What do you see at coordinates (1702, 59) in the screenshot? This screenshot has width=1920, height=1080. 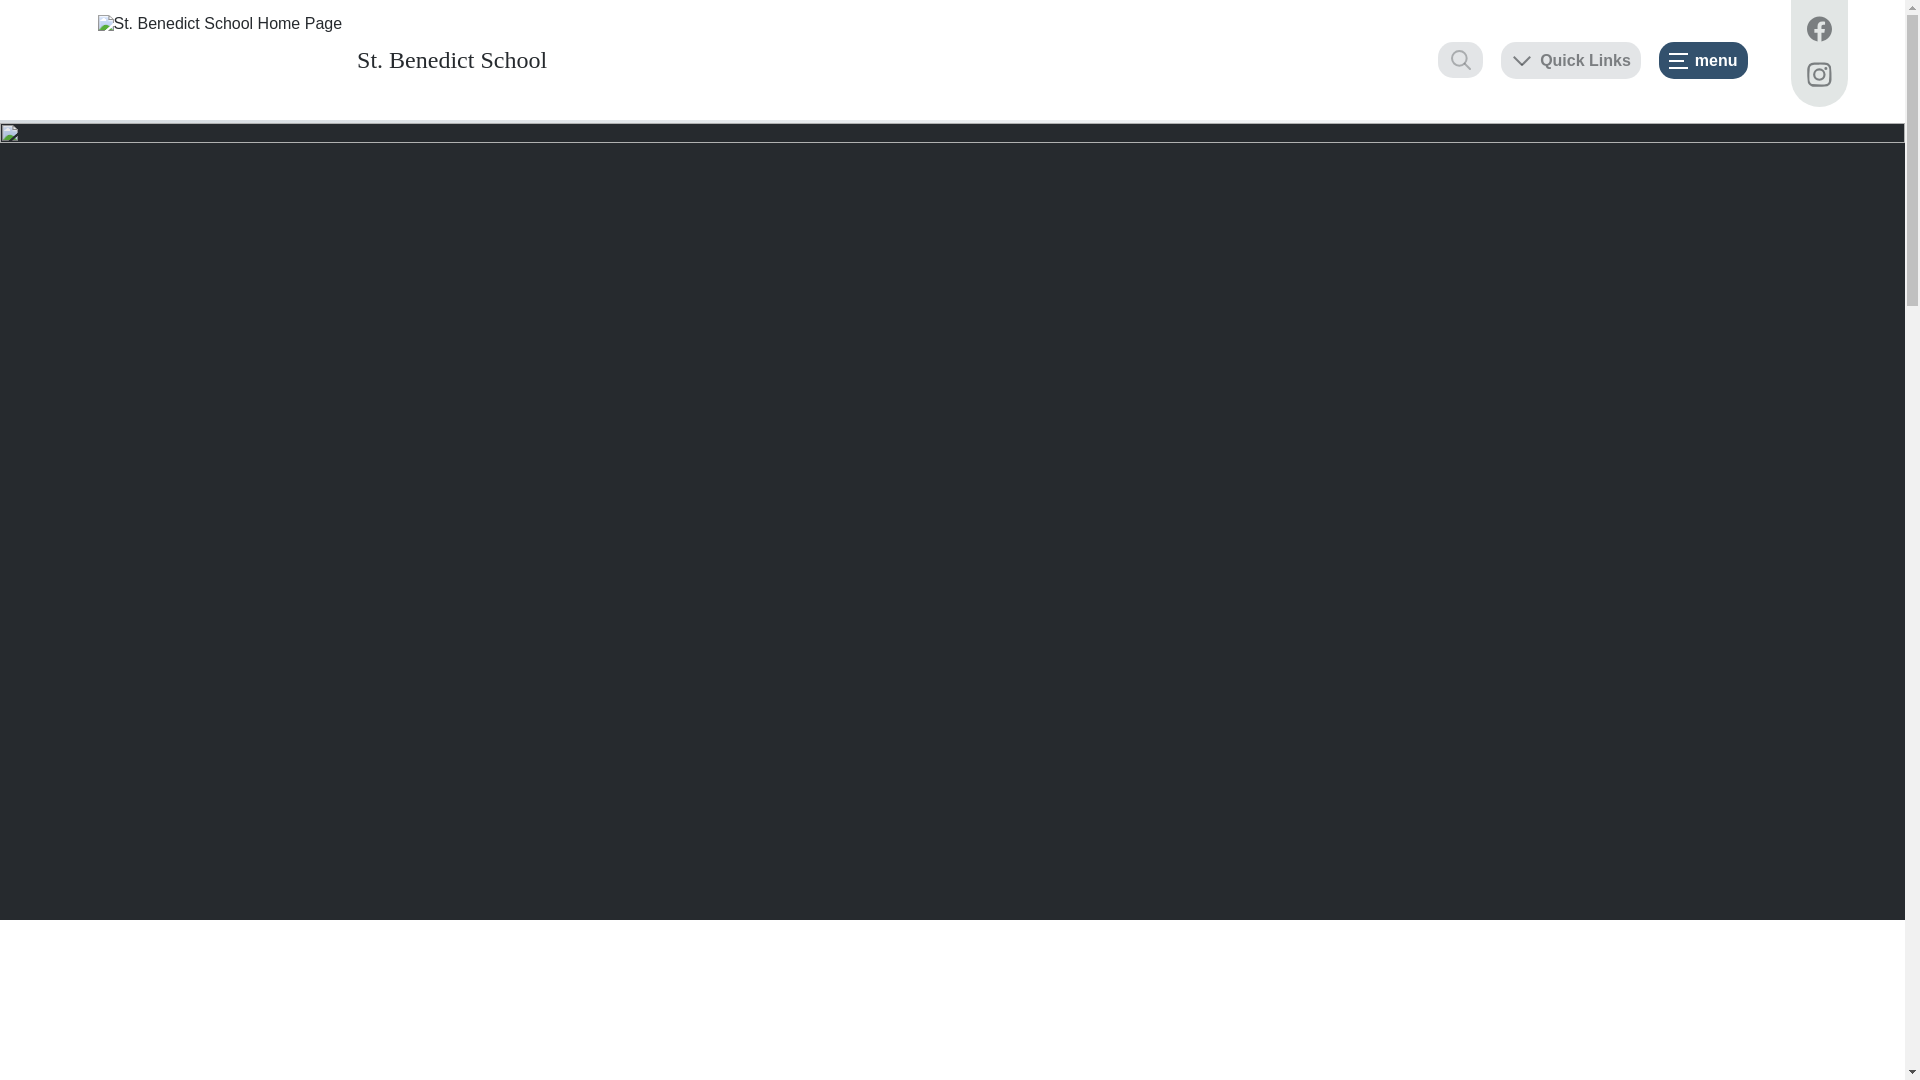 I see `'menu'` at bounding box center [1702, 59].